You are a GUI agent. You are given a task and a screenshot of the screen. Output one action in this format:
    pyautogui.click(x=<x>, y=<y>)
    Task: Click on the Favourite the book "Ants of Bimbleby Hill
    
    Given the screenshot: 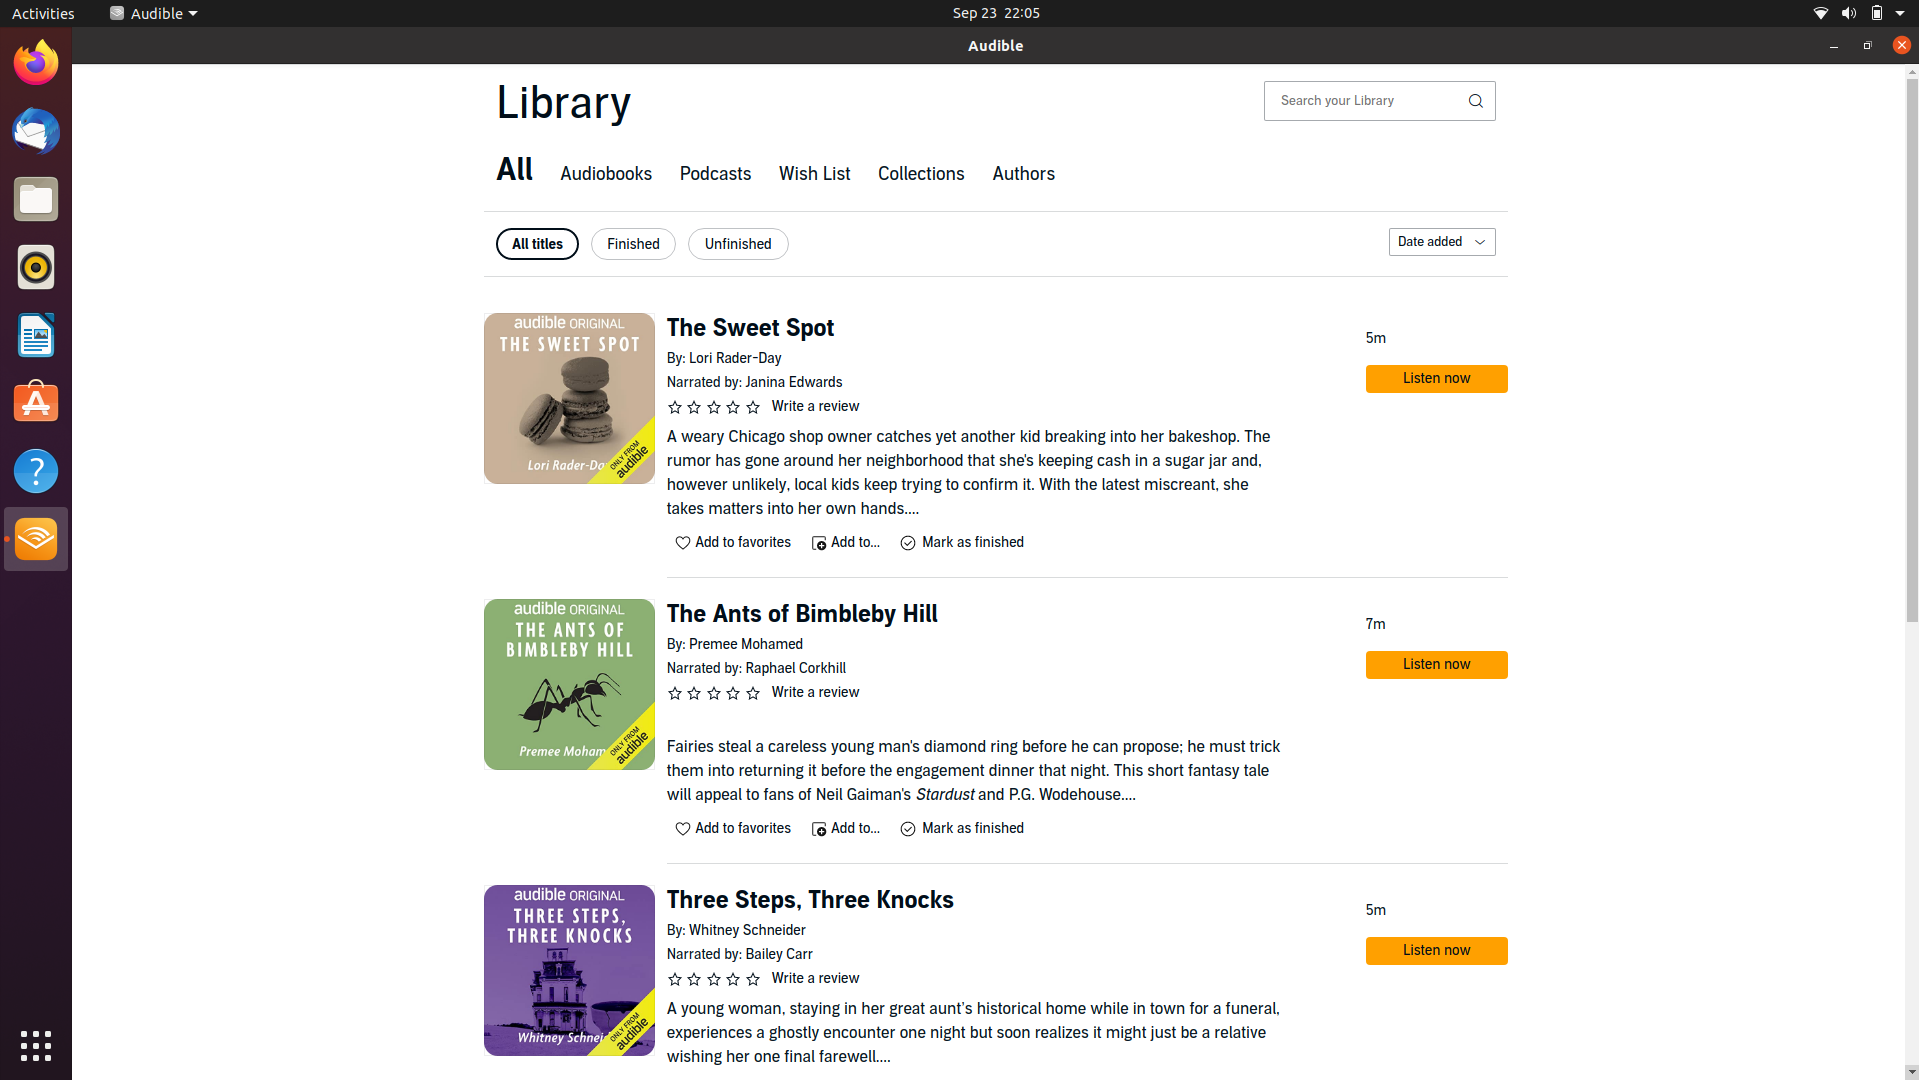 What is the action you would take?
    pyautogui.click(x=733, y=828)
    